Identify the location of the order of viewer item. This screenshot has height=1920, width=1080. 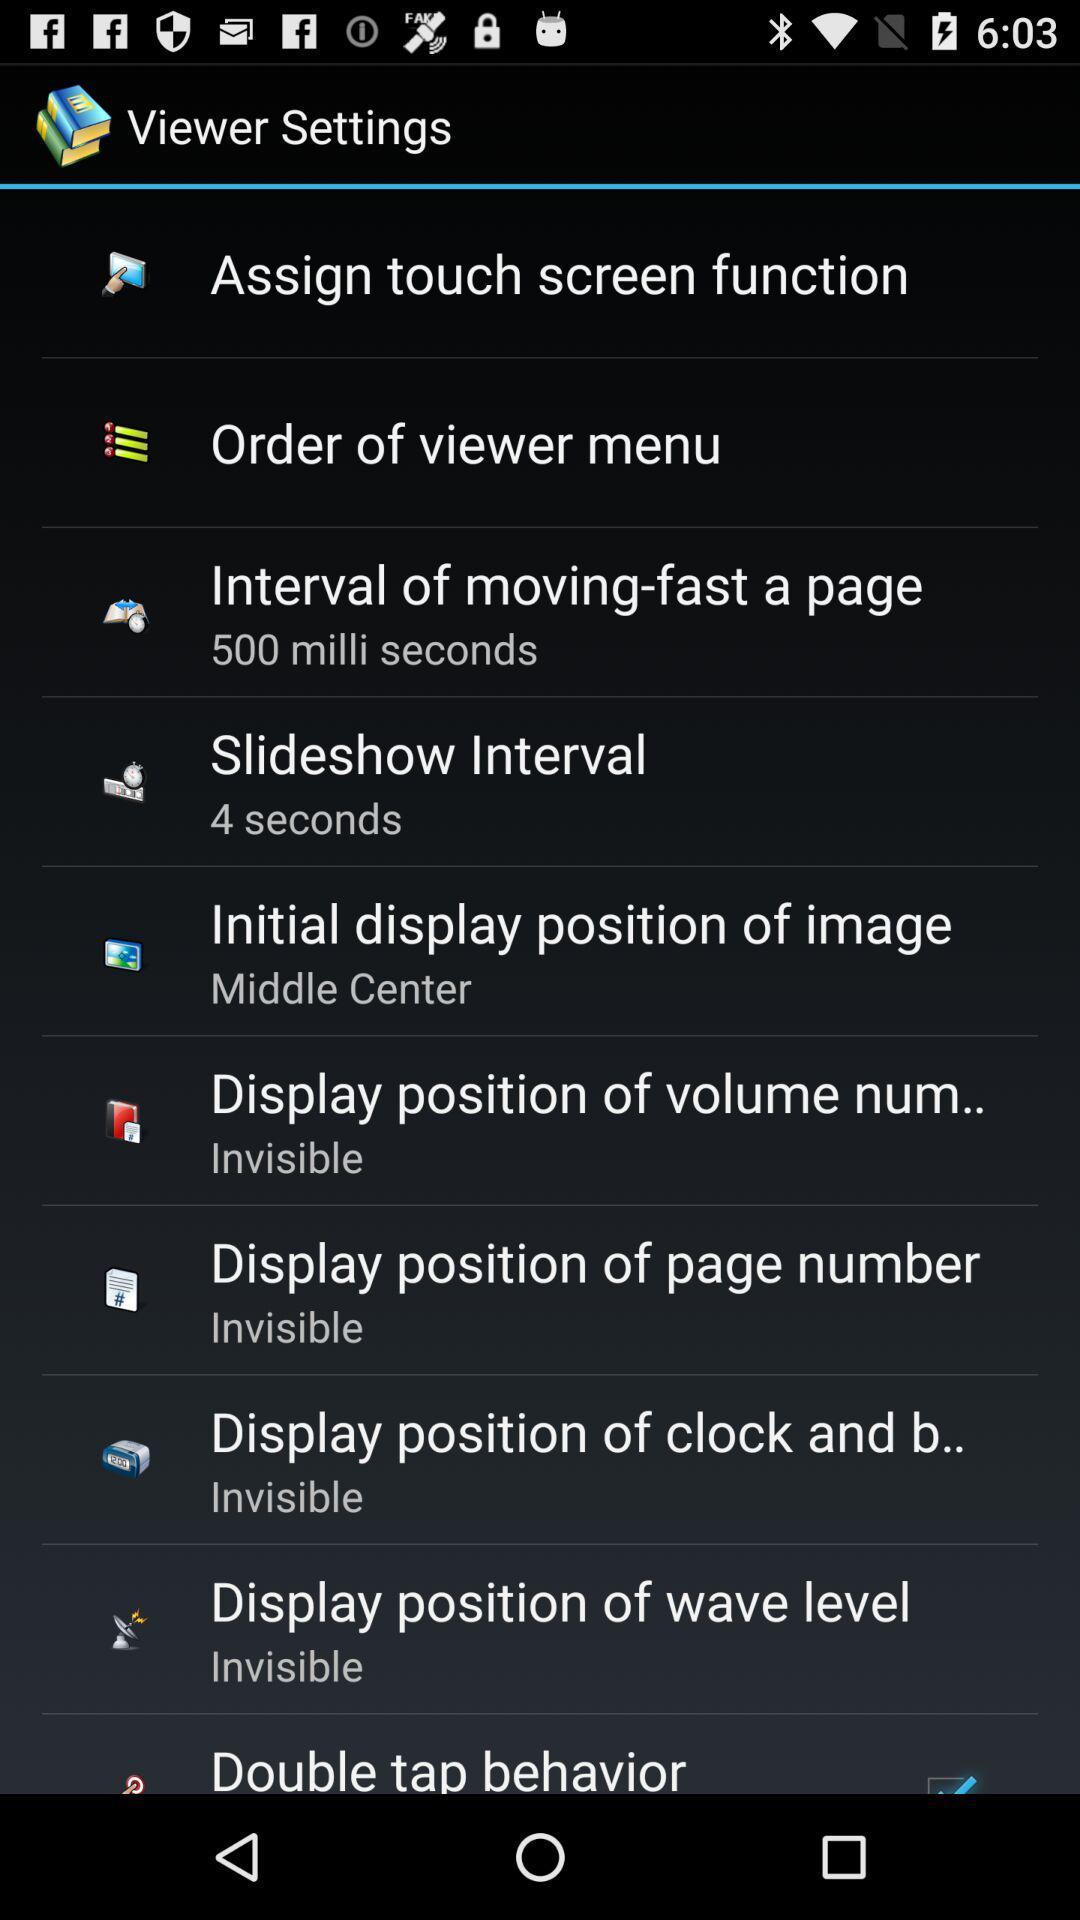
(466, 441).